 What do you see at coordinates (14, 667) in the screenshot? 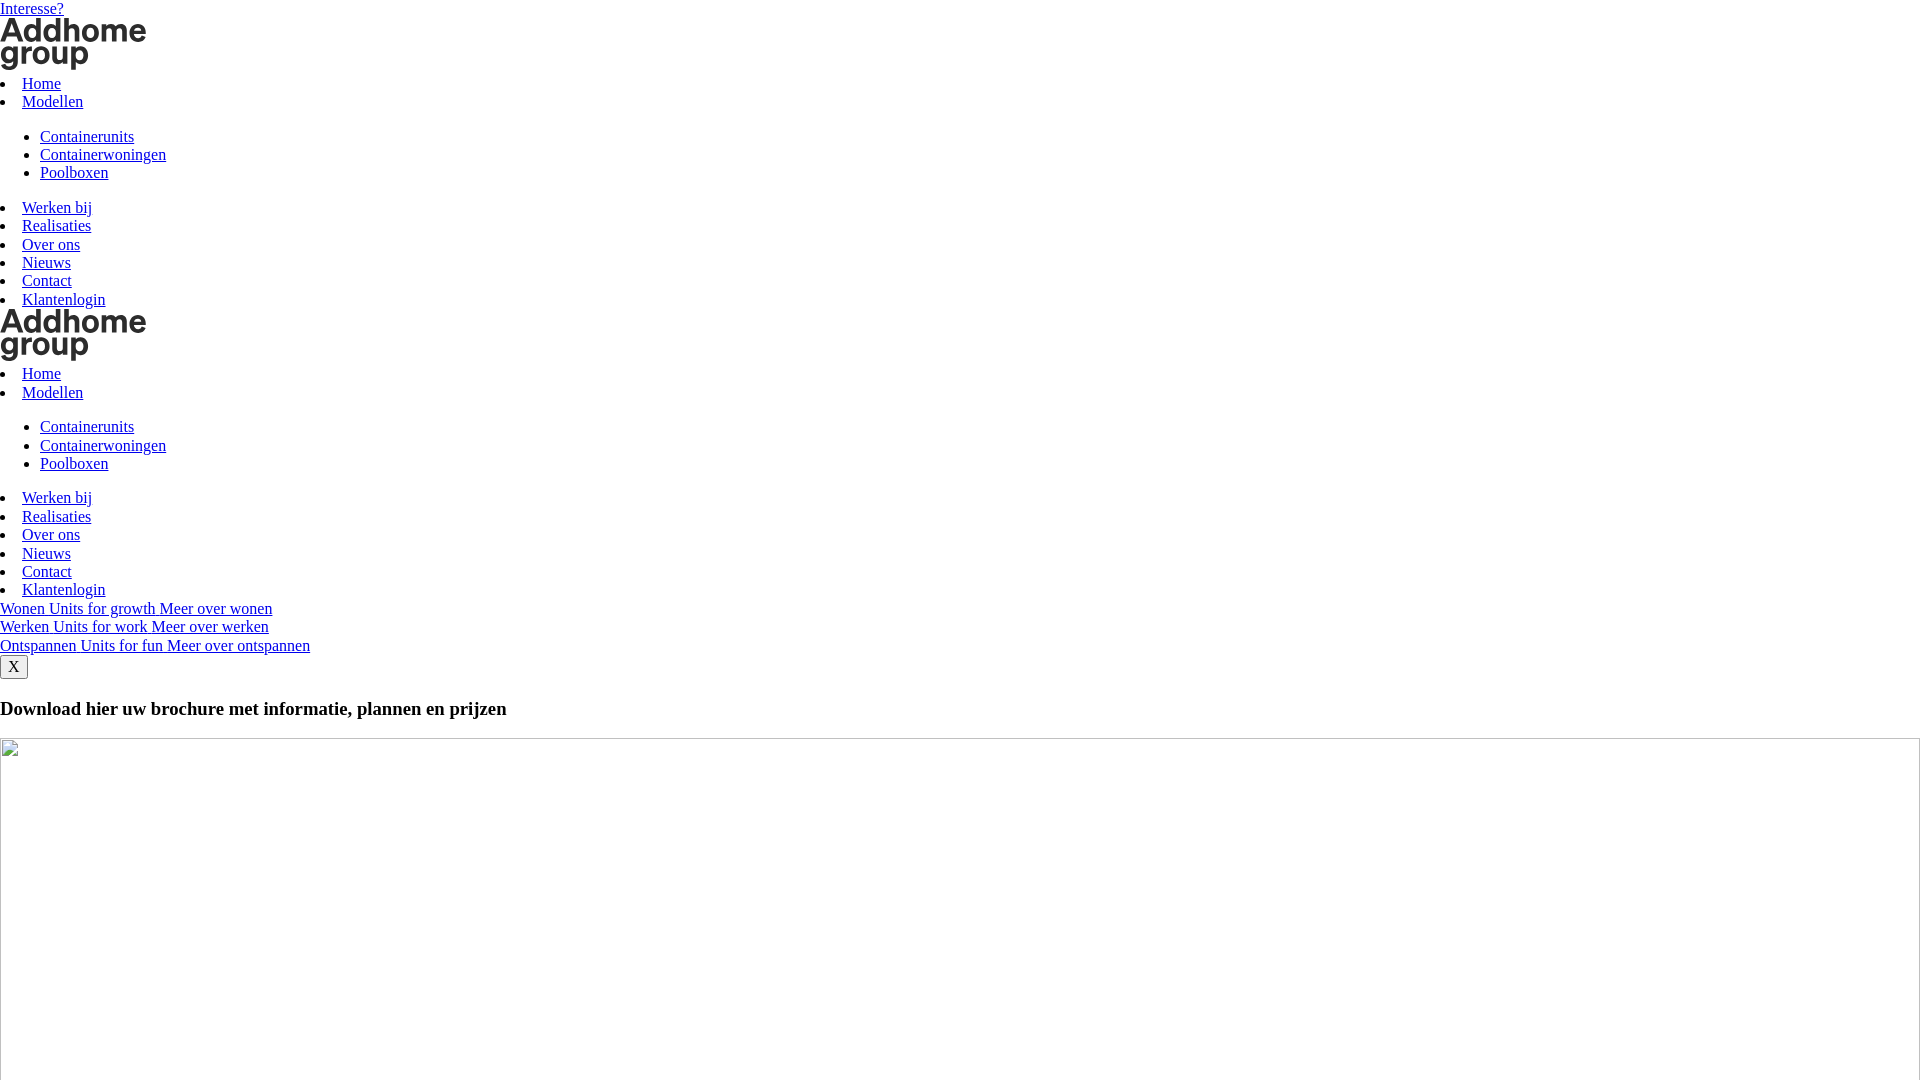
I see `'X'` at bounding box center [14, 667].